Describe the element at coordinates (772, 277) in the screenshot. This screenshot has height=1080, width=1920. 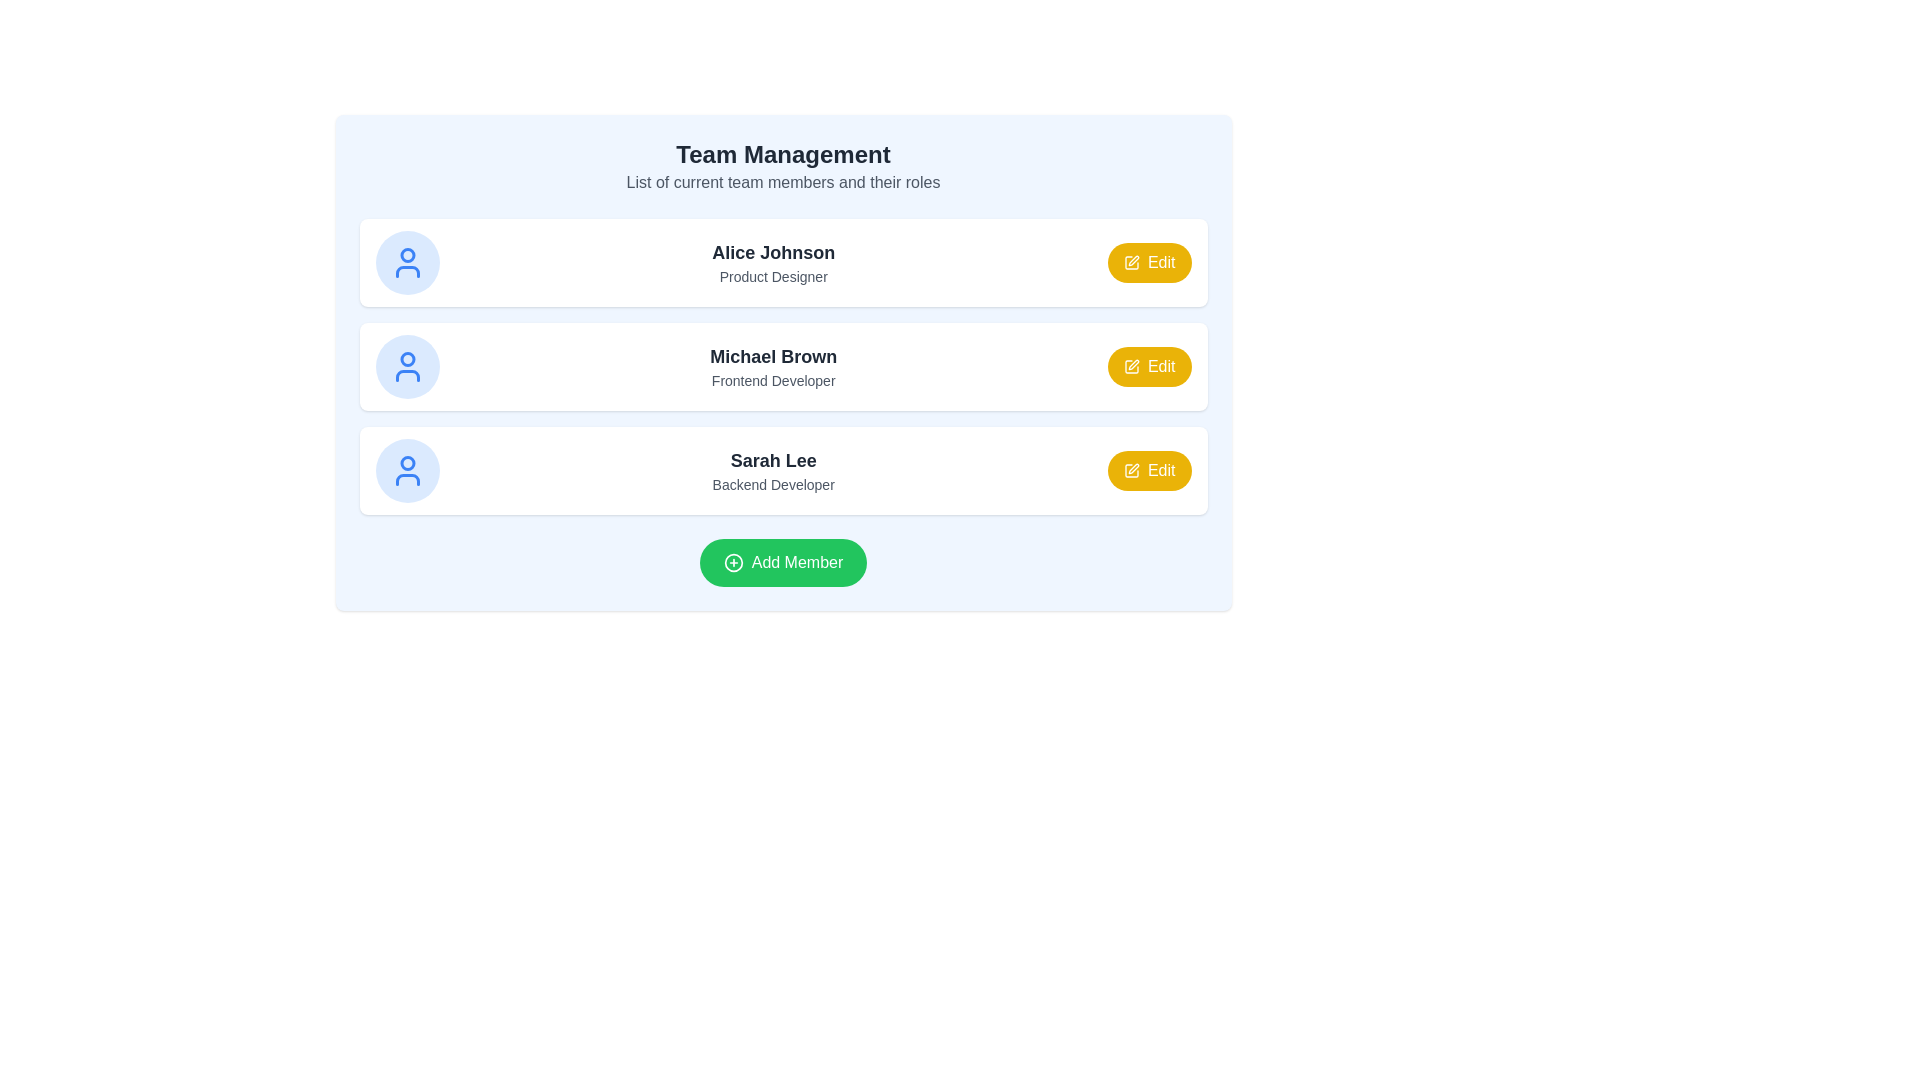
I see `the text label that identifies the job title of 'Alice Johnson' within the first user card in the list` at that location.